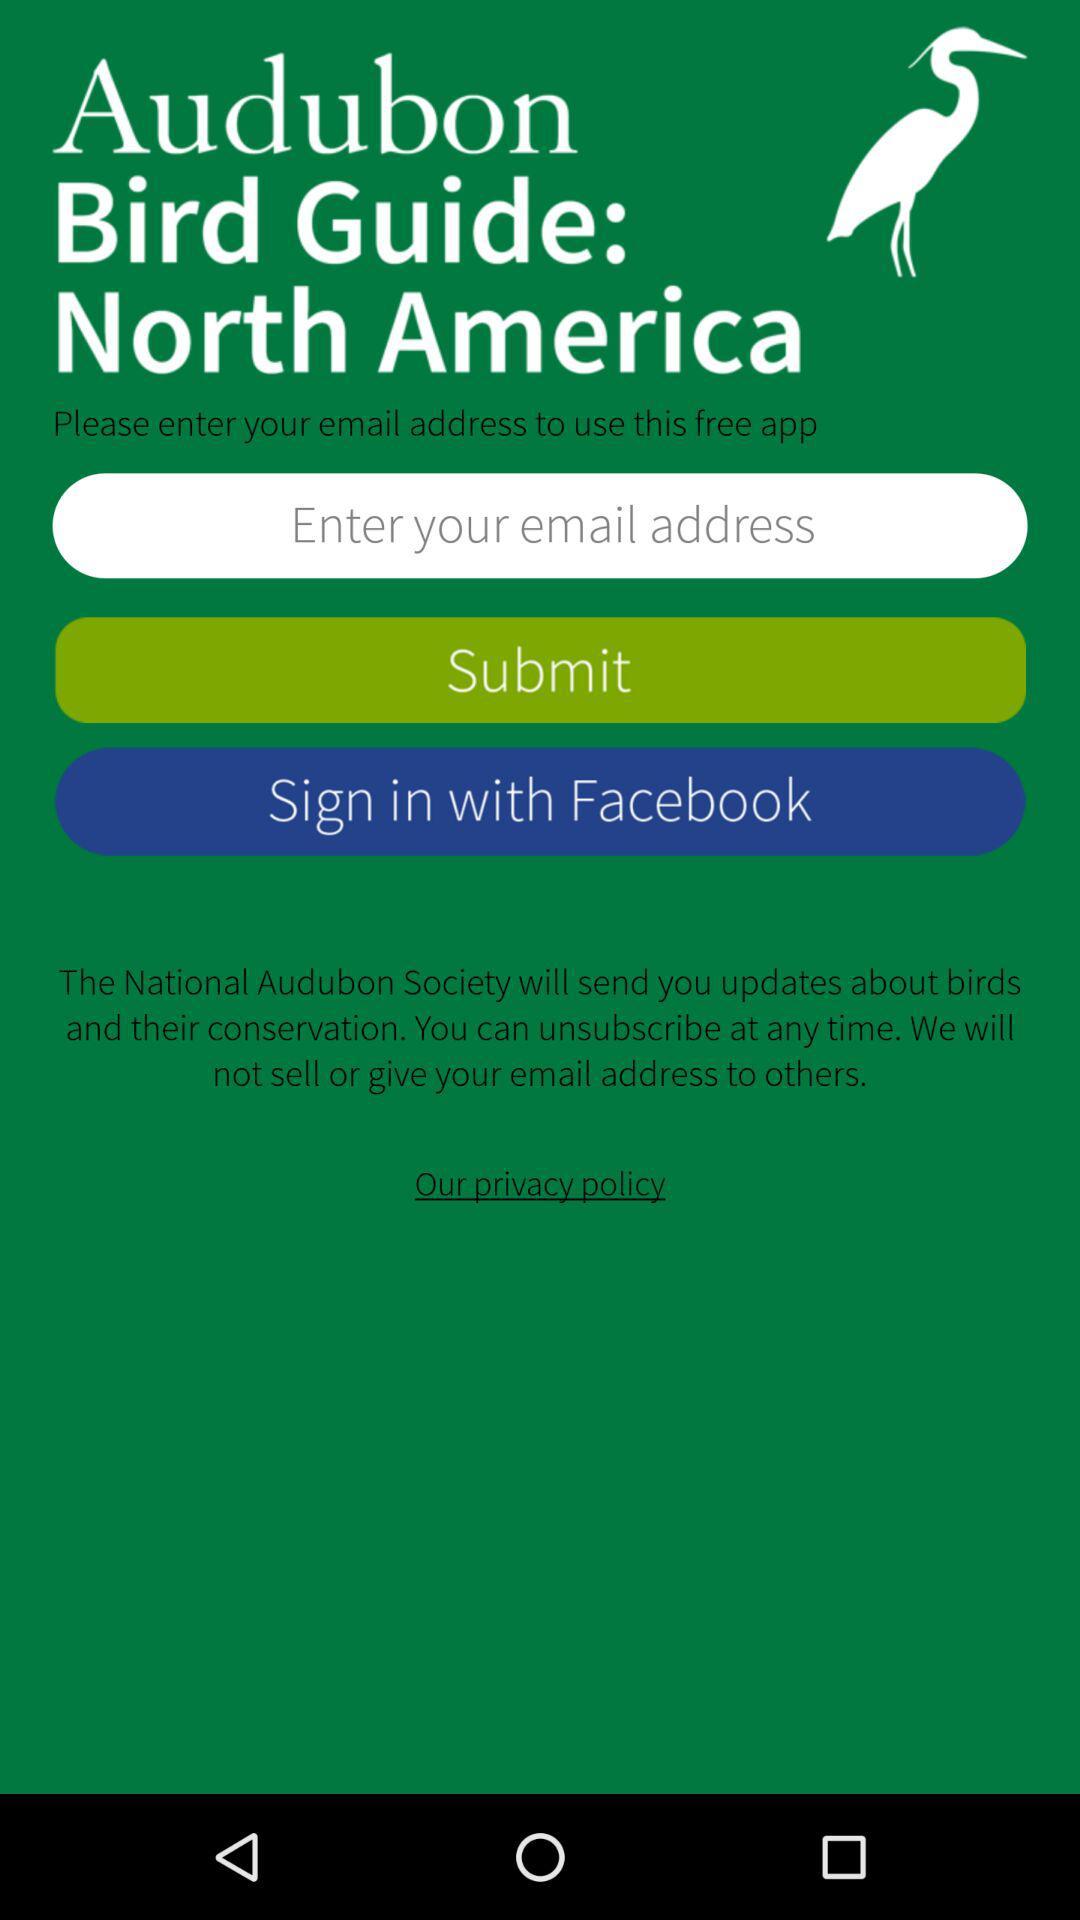 The height and width of the screenshot is (1920, 1080). Describe the element at coordinates (540, 200) in the screenshot. I see `the item above the please enter your icon` at that location.